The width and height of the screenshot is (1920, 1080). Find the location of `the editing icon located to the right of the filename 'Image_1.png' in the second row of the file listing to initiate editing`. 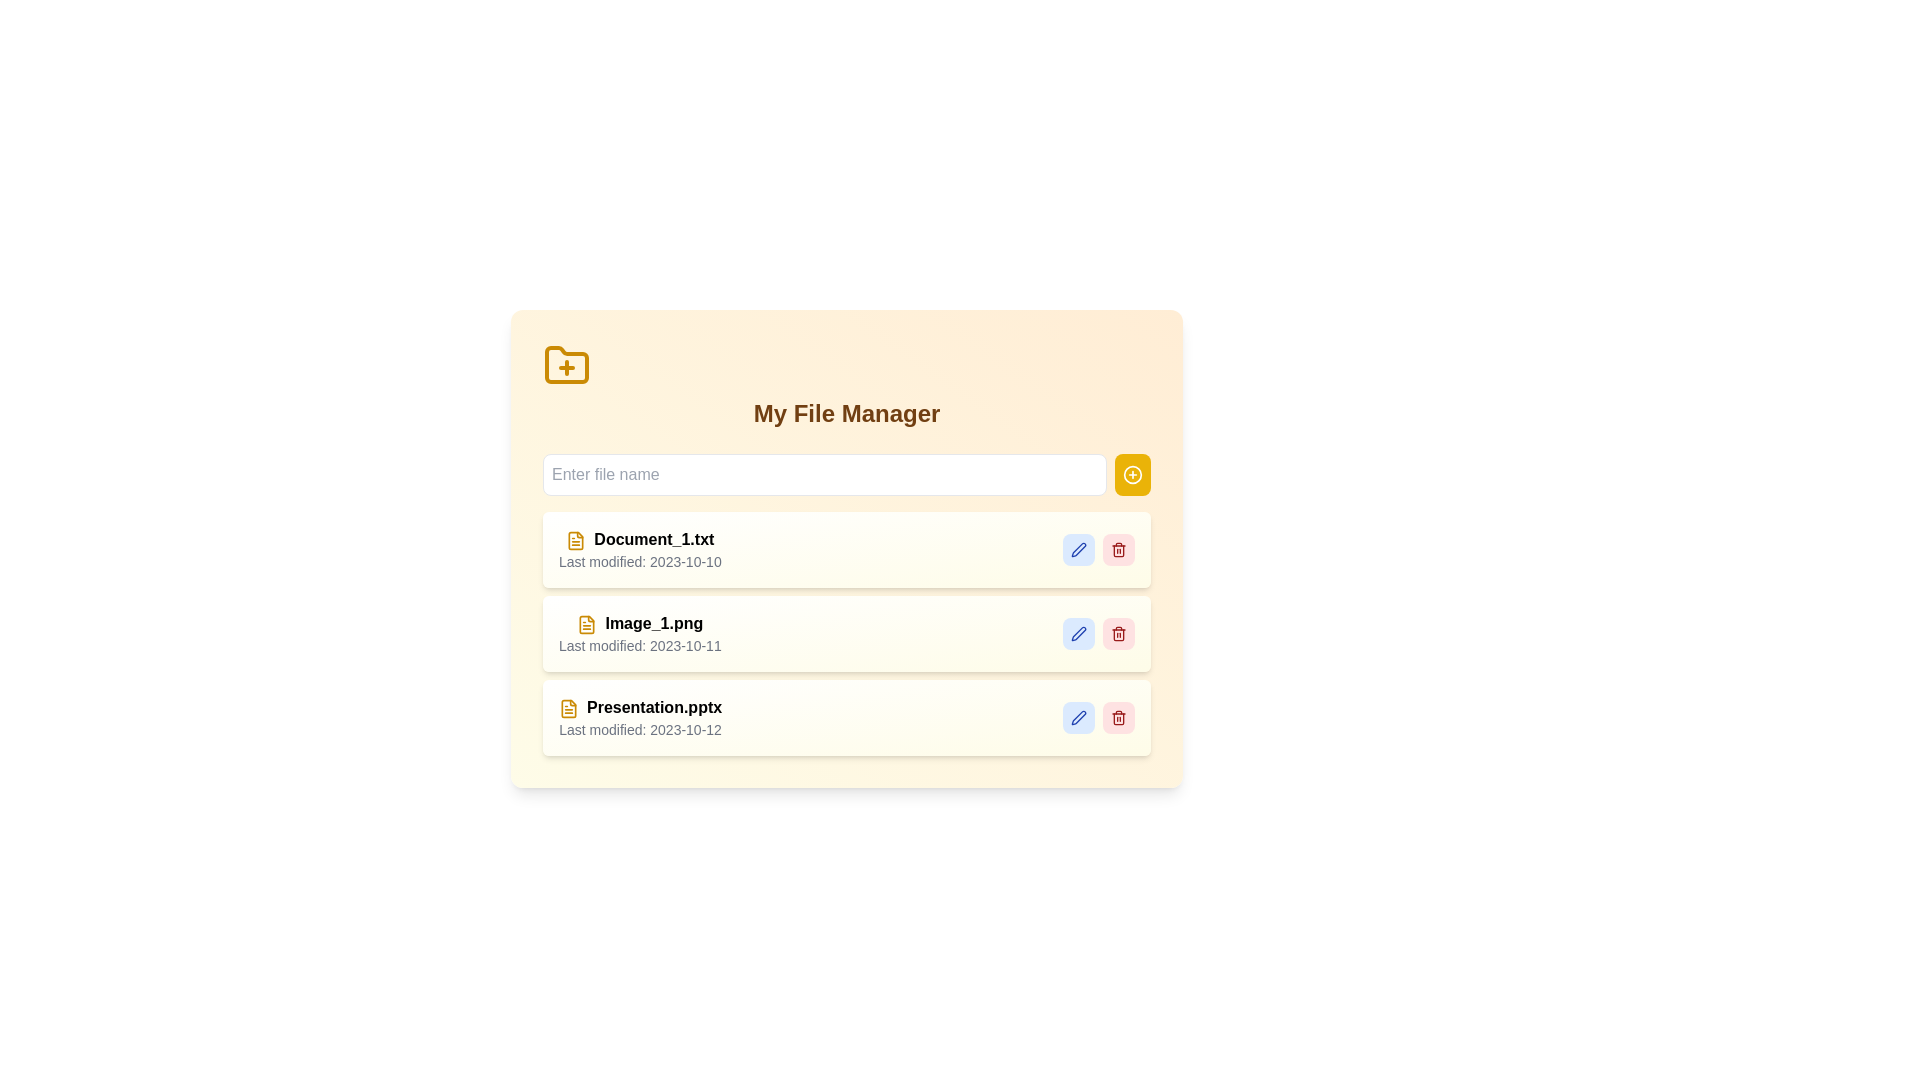

the editing icon located to the right of the filename 'Image_1.png' in the second row of the file listing to initiate editing is located at coordinates (1078, 633).